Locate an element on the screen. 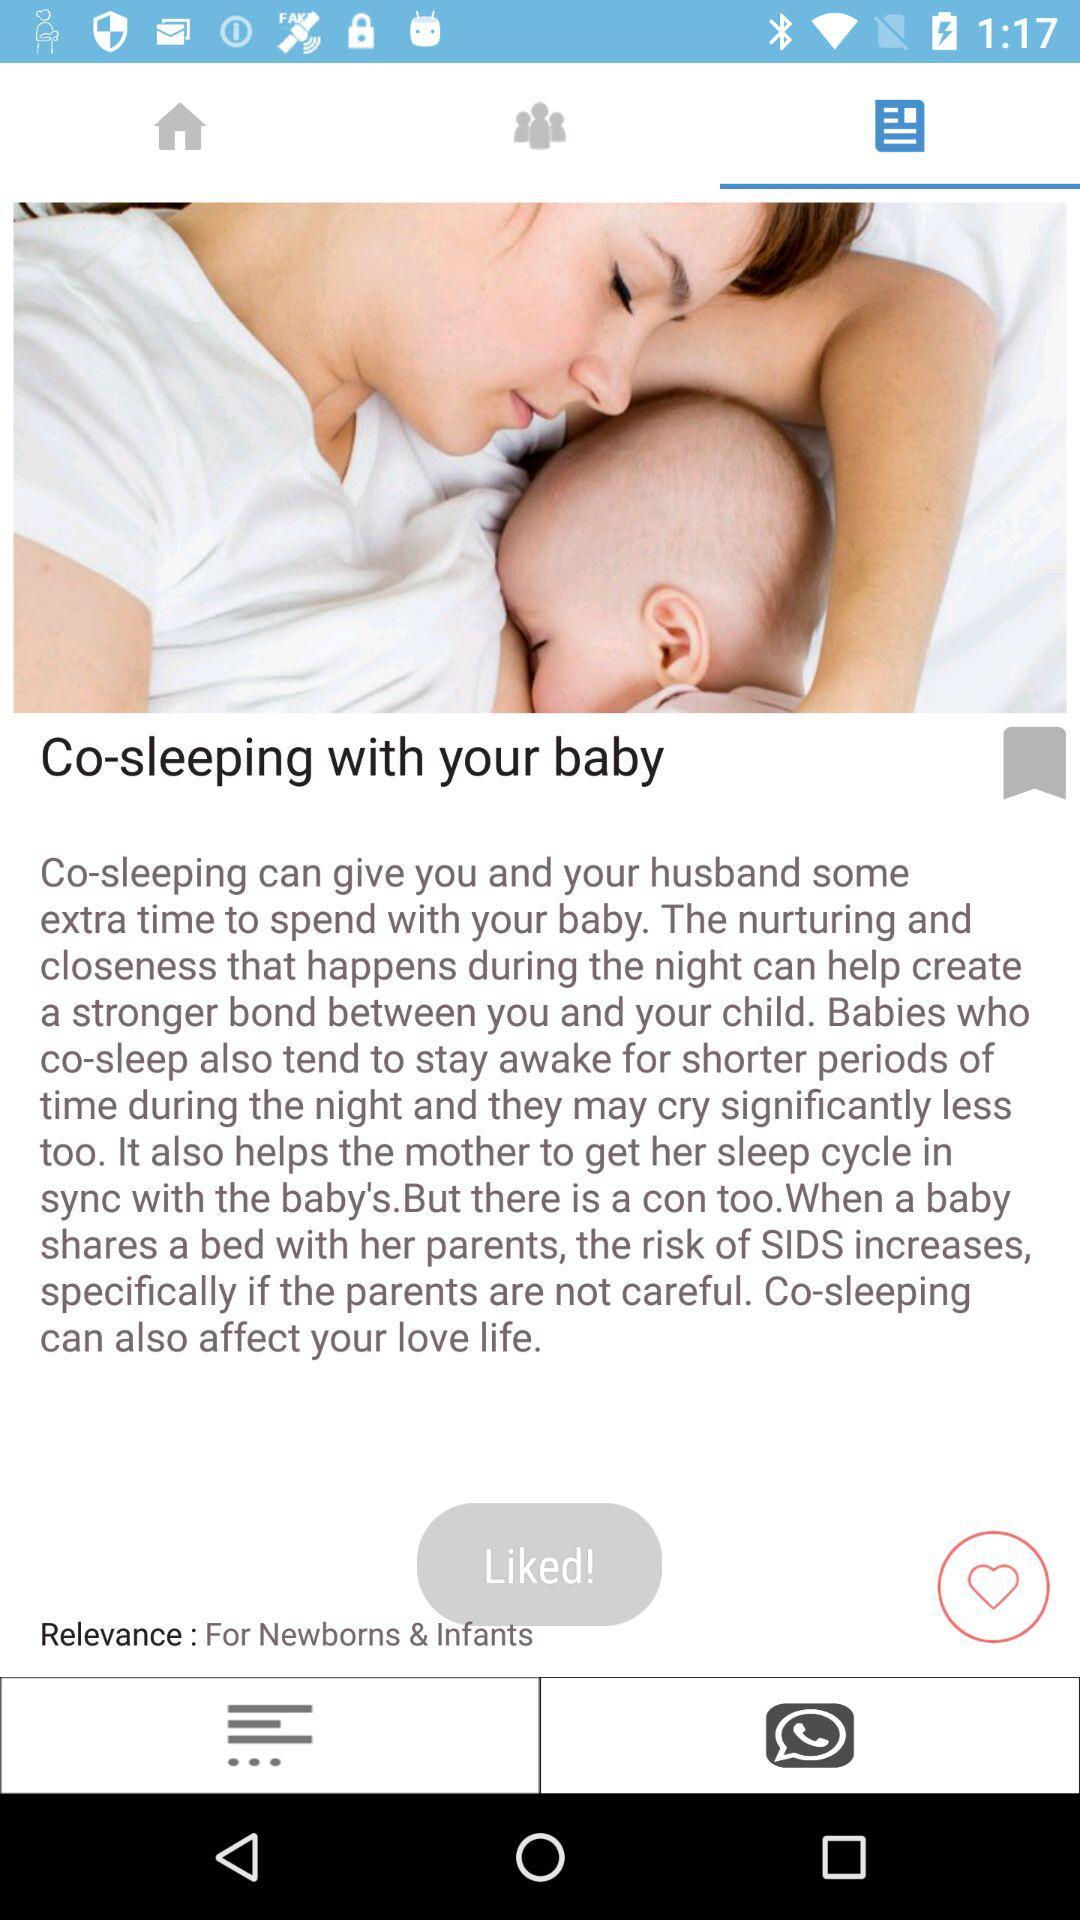 Image resolution: width=1080 pixels, height=1920 pixels. the item to the right of the co sleeping with is located at coordinates (1034, 762).